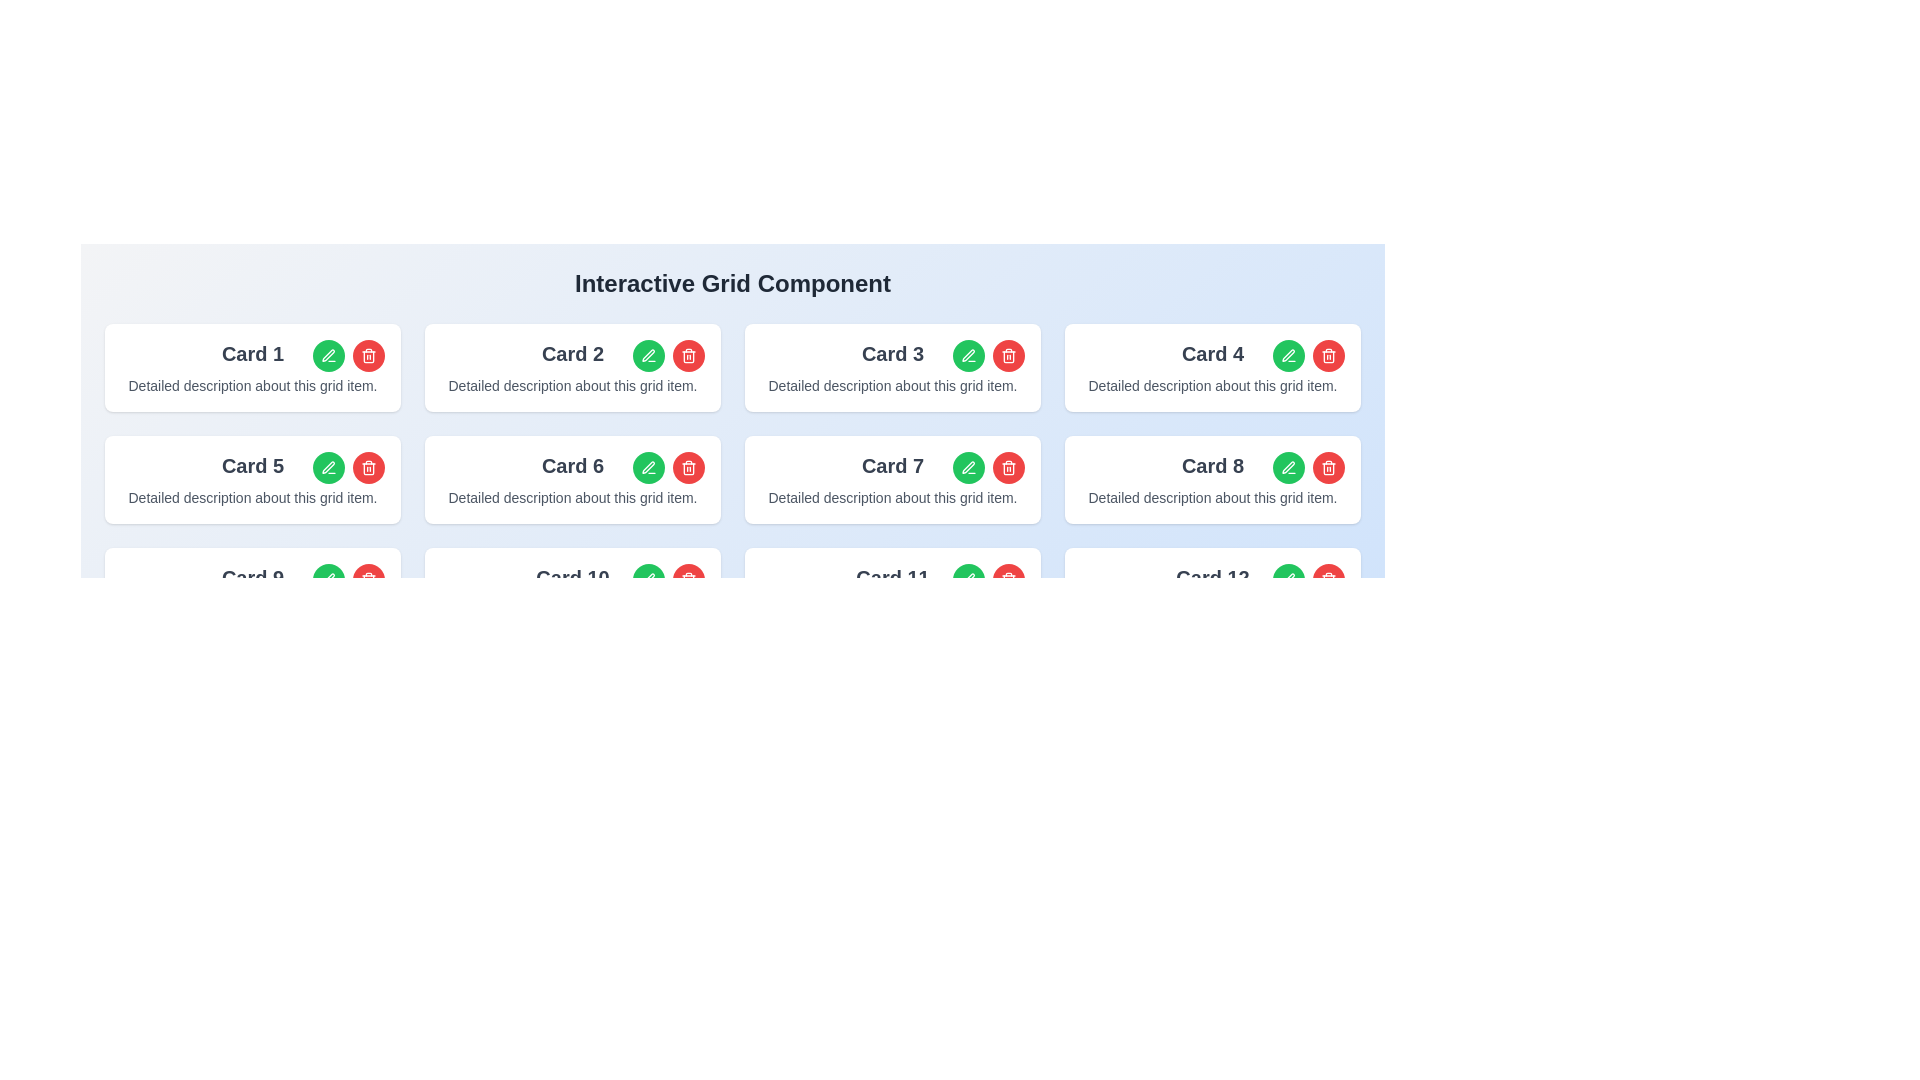  I want to click on the edit button located in the top-right corner of 'Card 7', positioned to the left of the red delete button, so click(969, 467).